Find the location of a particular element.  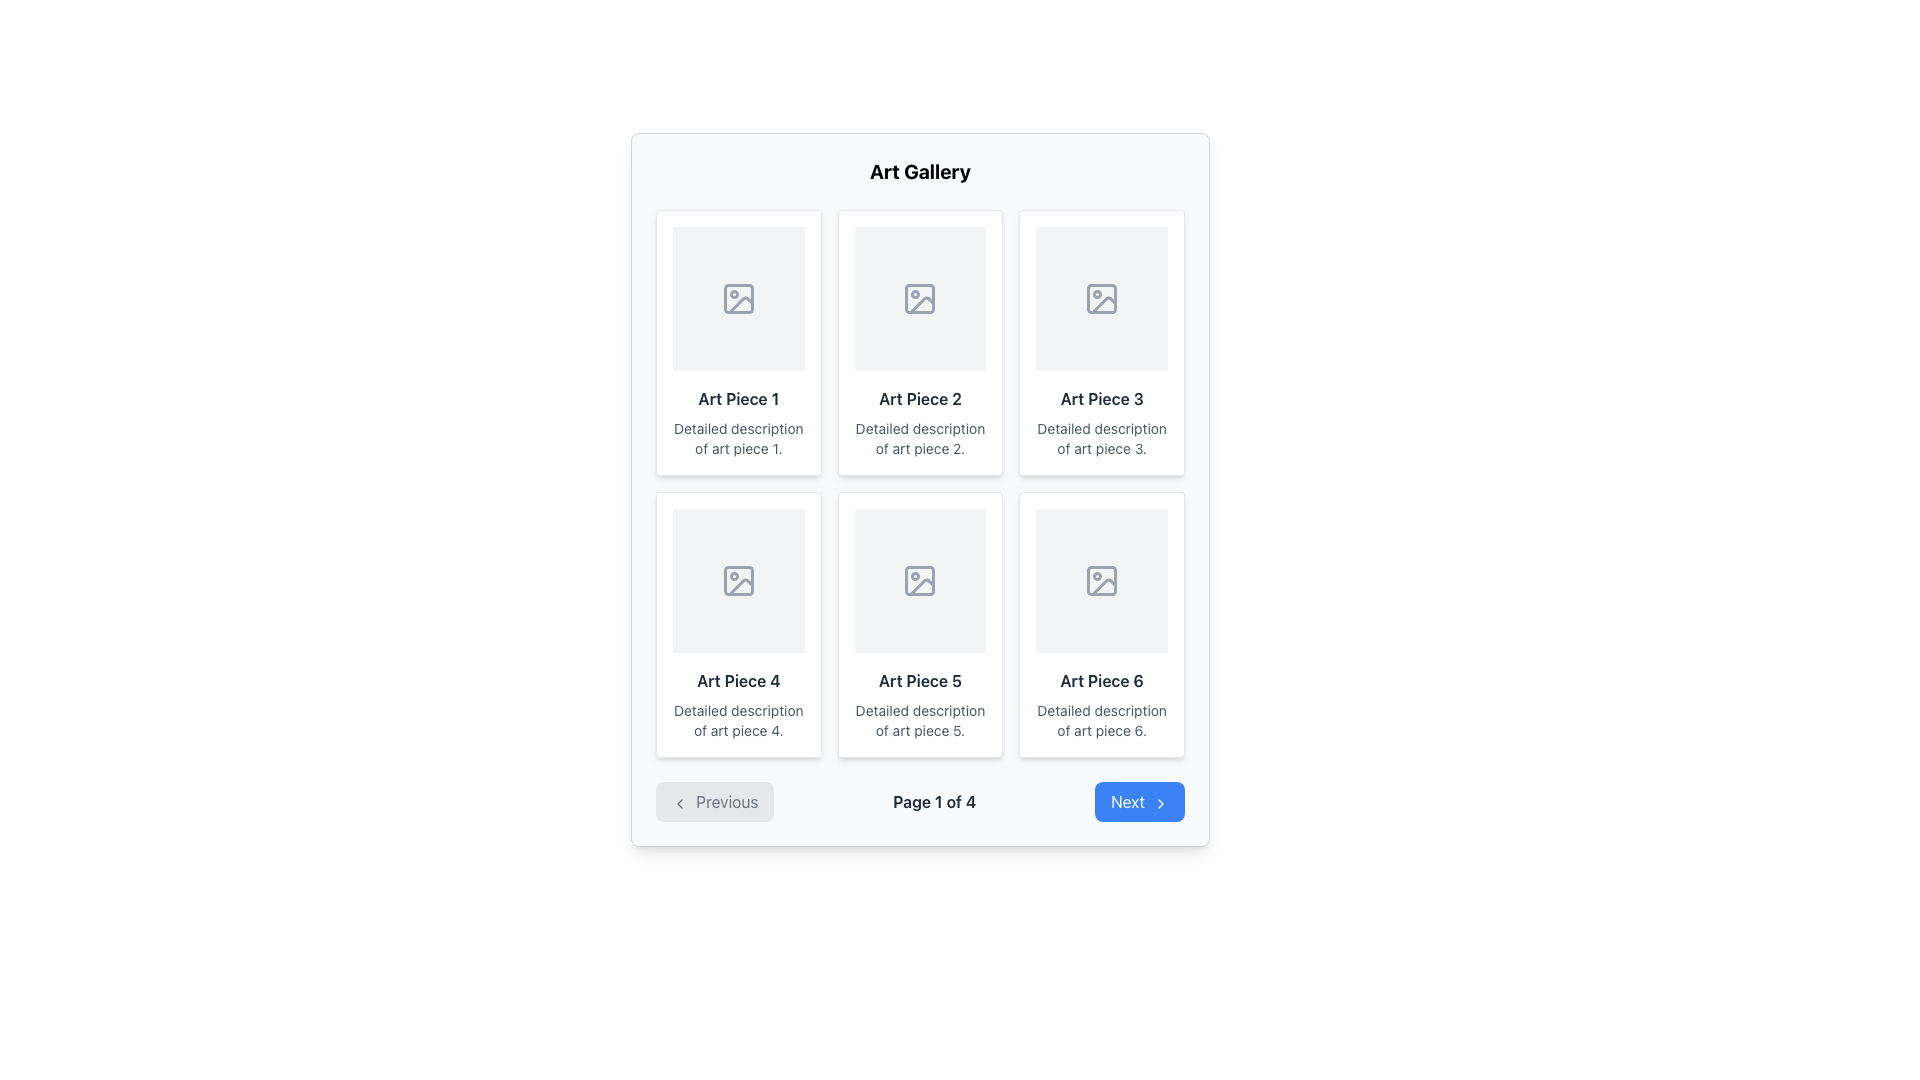

the text block containing the phrase 'Detailed description of art piece 3' styled in light gray font, located below the title 'Art Piece 3' in the third column of a grid layout is located at coordinates (1101, 438).